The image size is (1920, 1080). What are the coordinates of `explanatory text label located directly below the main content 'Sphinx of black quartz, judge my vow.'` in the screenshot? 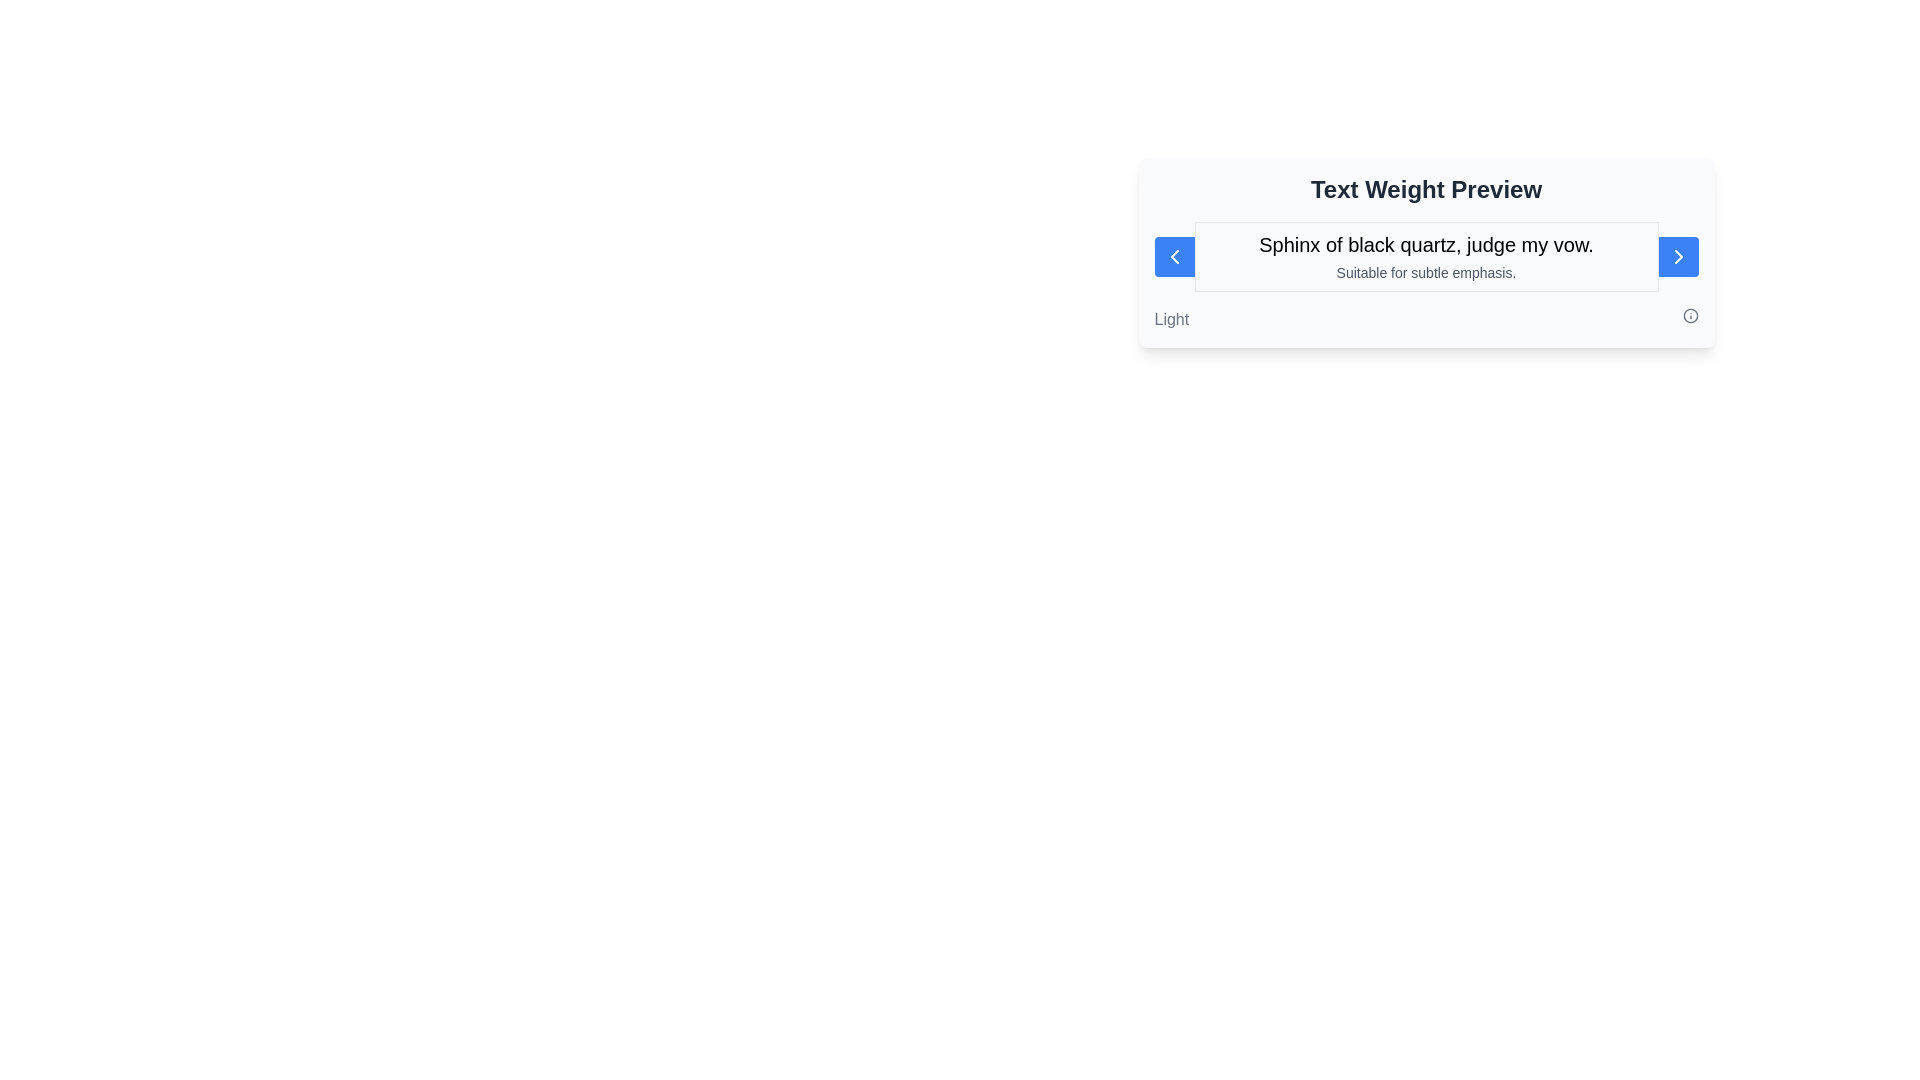 It's located at (1425, 273).